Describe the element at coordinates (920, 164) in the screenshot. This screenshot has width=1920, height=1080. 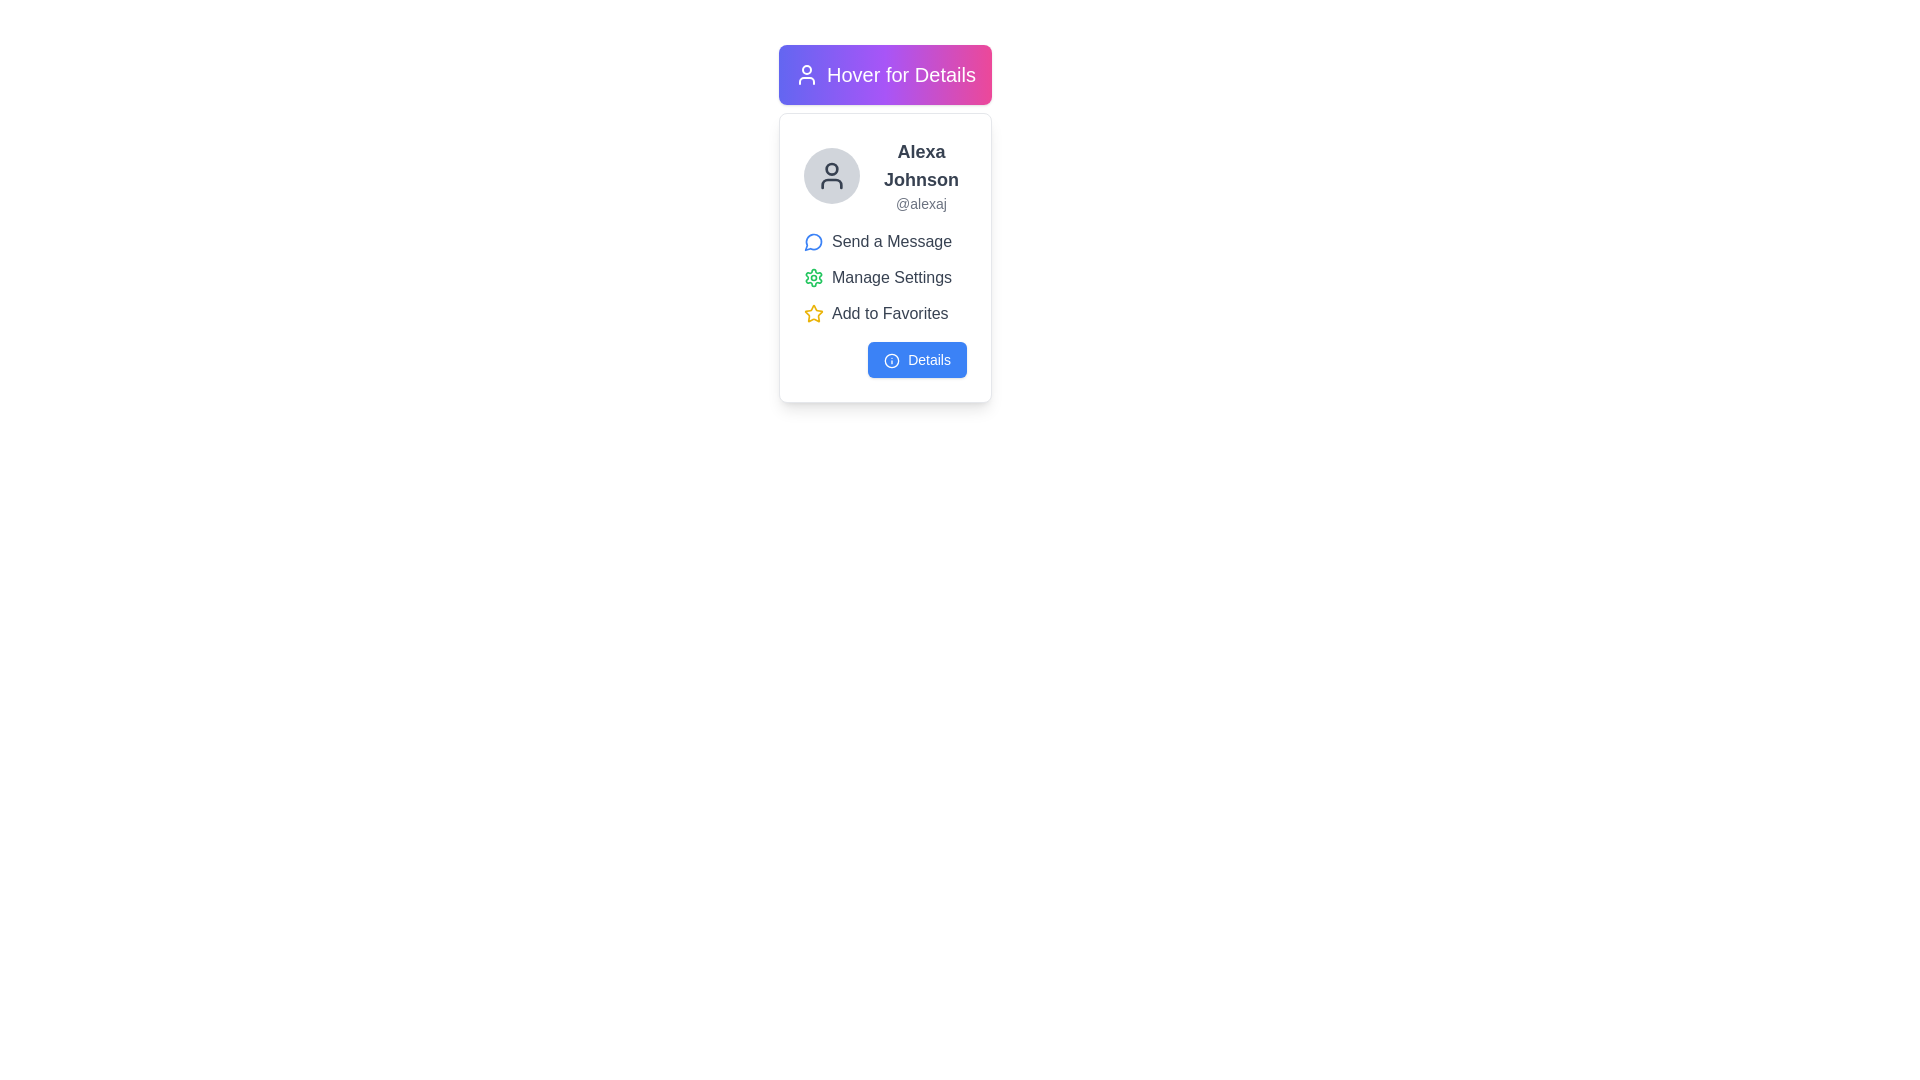
I see `the text label displaying 'Alexa Johnson' in the user profile card, which is prominently styled in bold and larger font, located centrally below the user avatar` at that location.